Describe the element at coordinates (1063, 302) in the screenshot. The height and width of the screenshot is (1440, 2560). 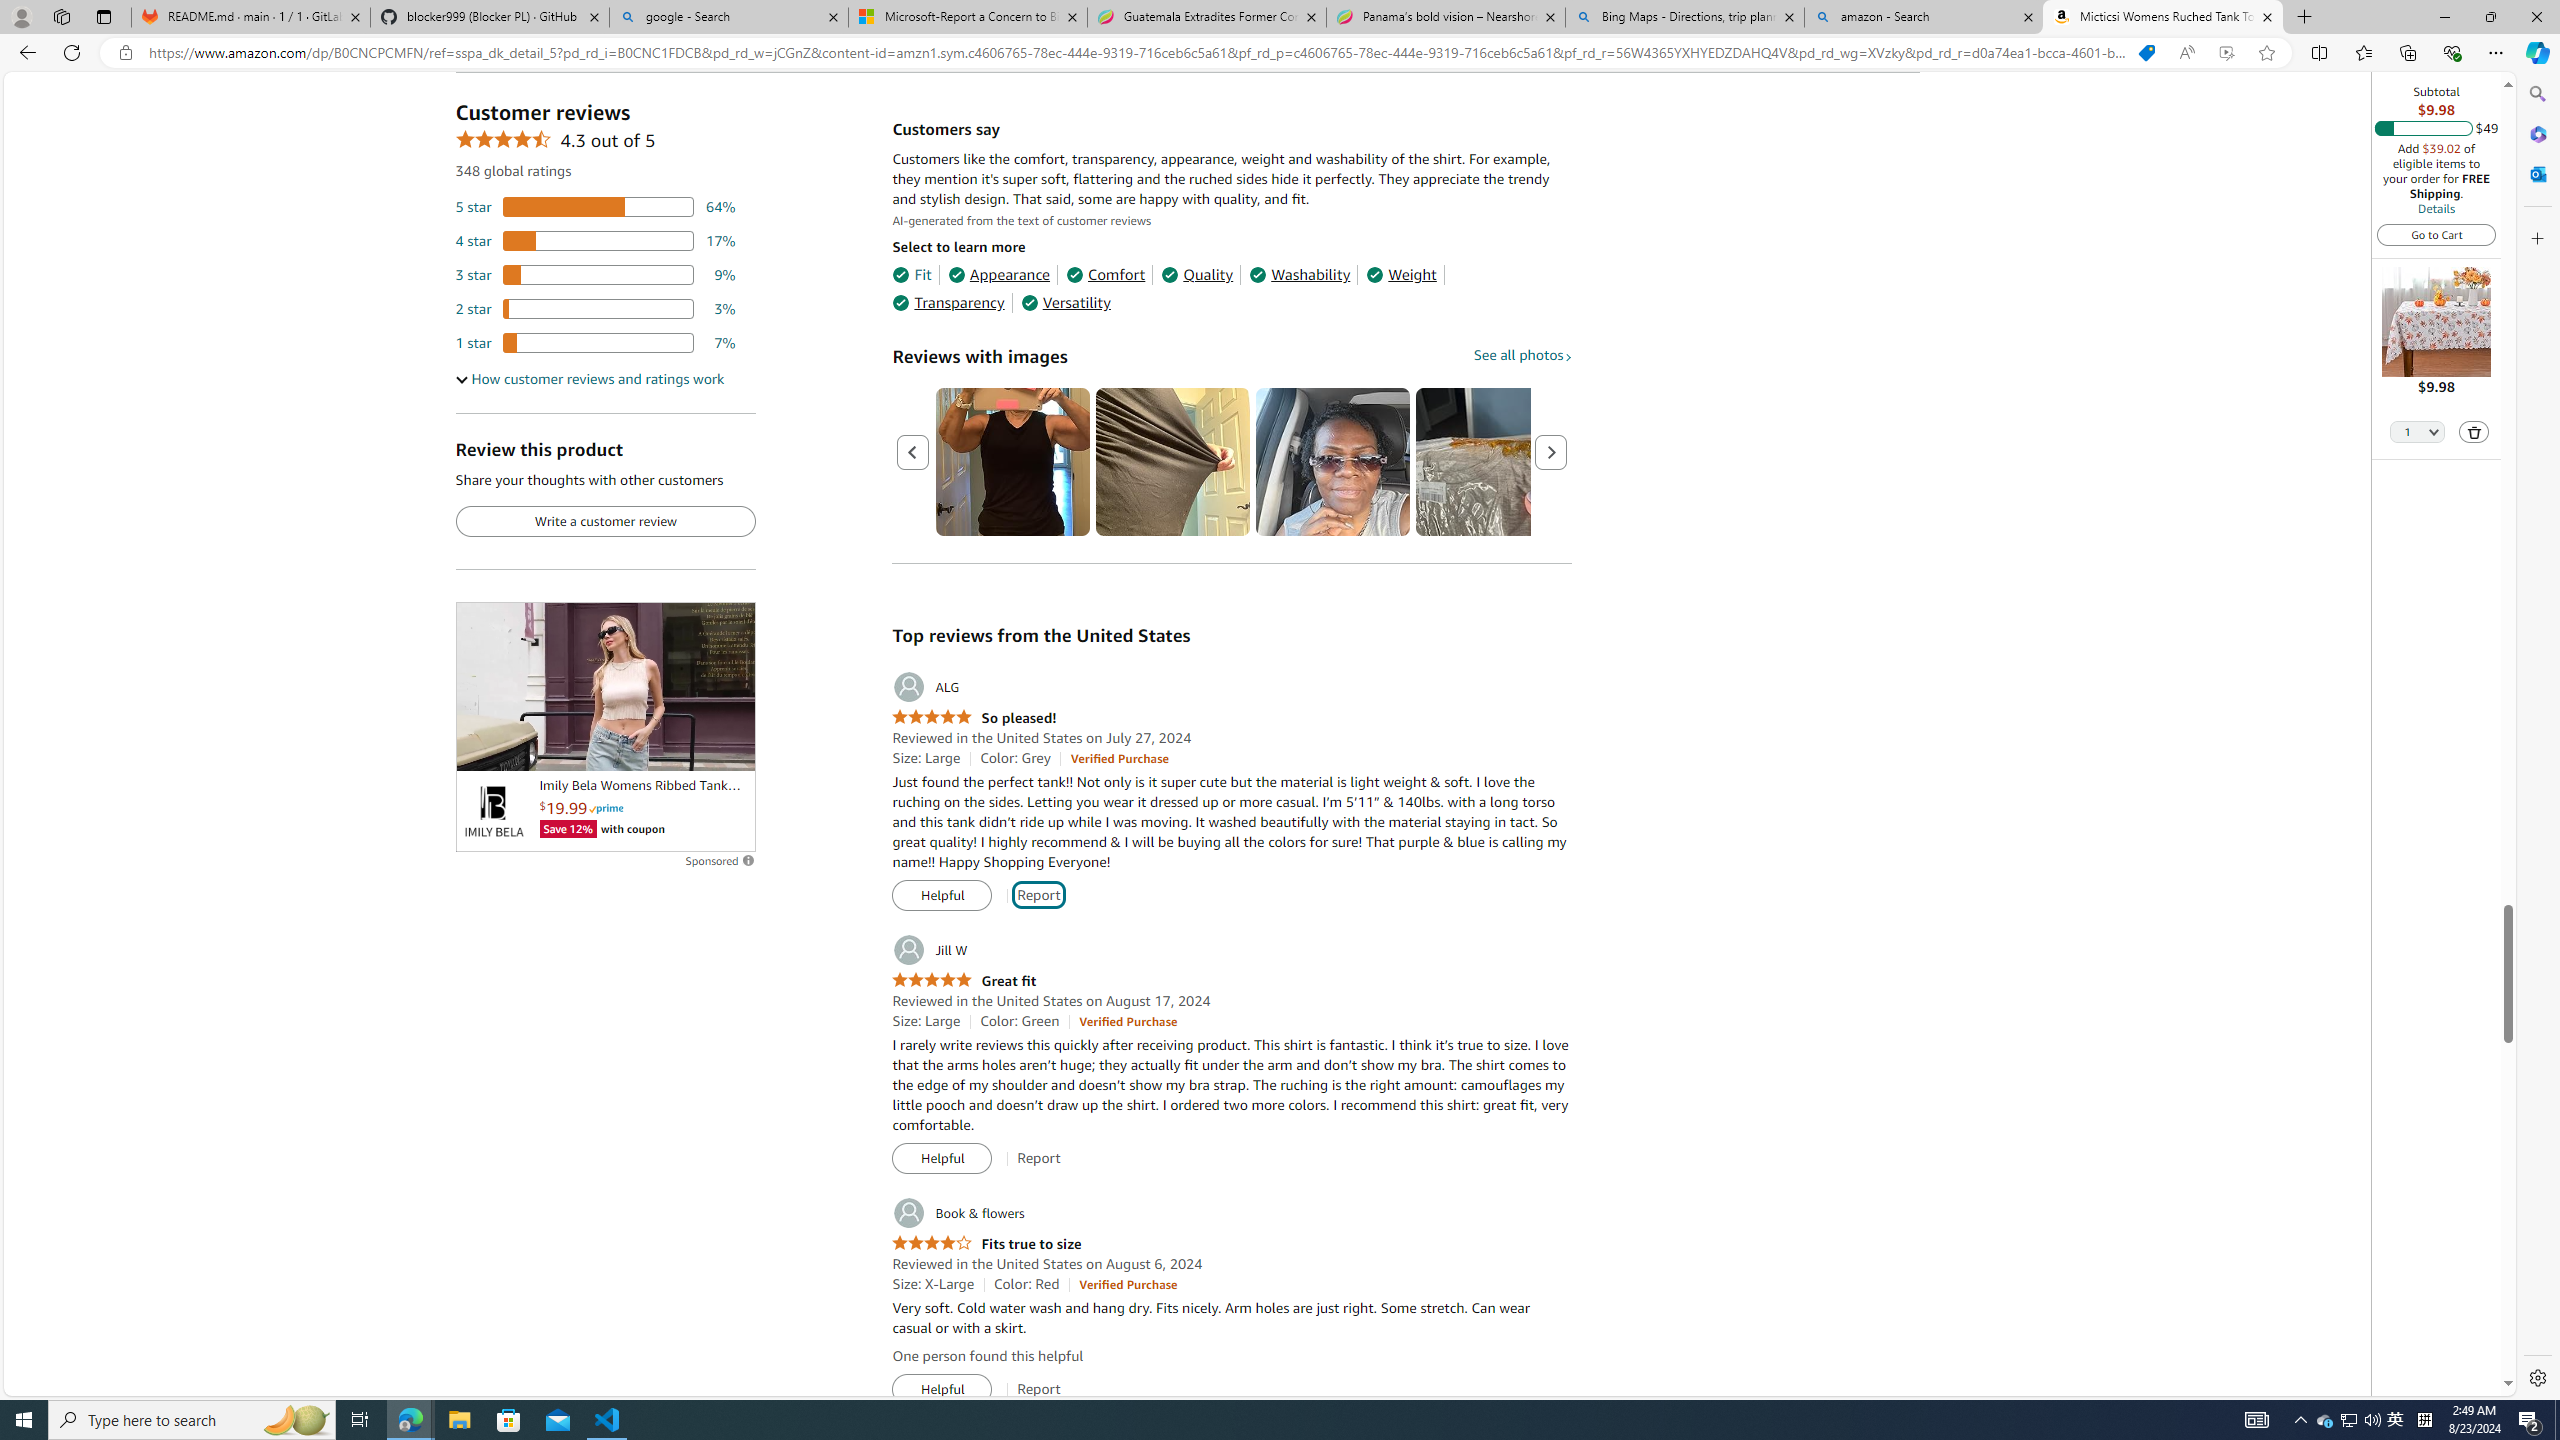
I see `'Versatility'` at that location.